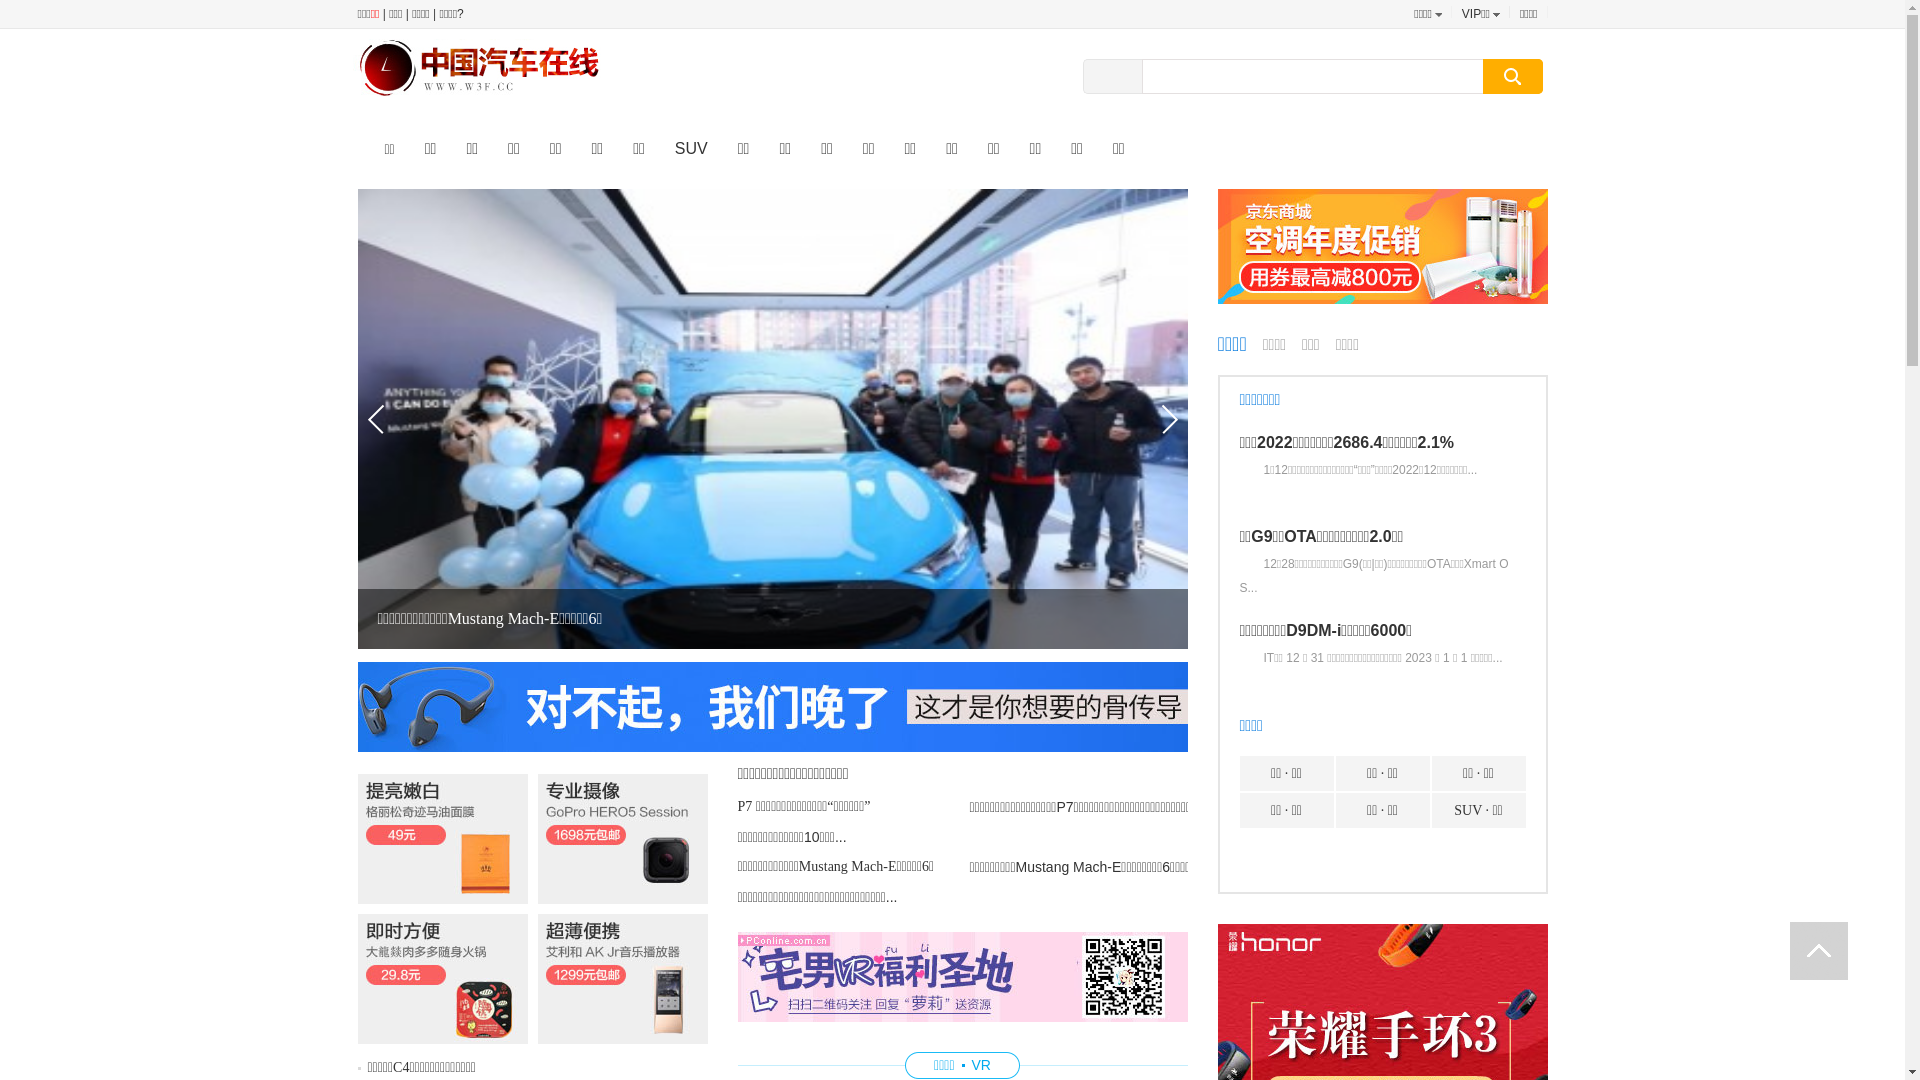  What do you see at coordinates (981, 1063) in the screenshot?
I see `'VR'` at bounding box center [981, 1063].